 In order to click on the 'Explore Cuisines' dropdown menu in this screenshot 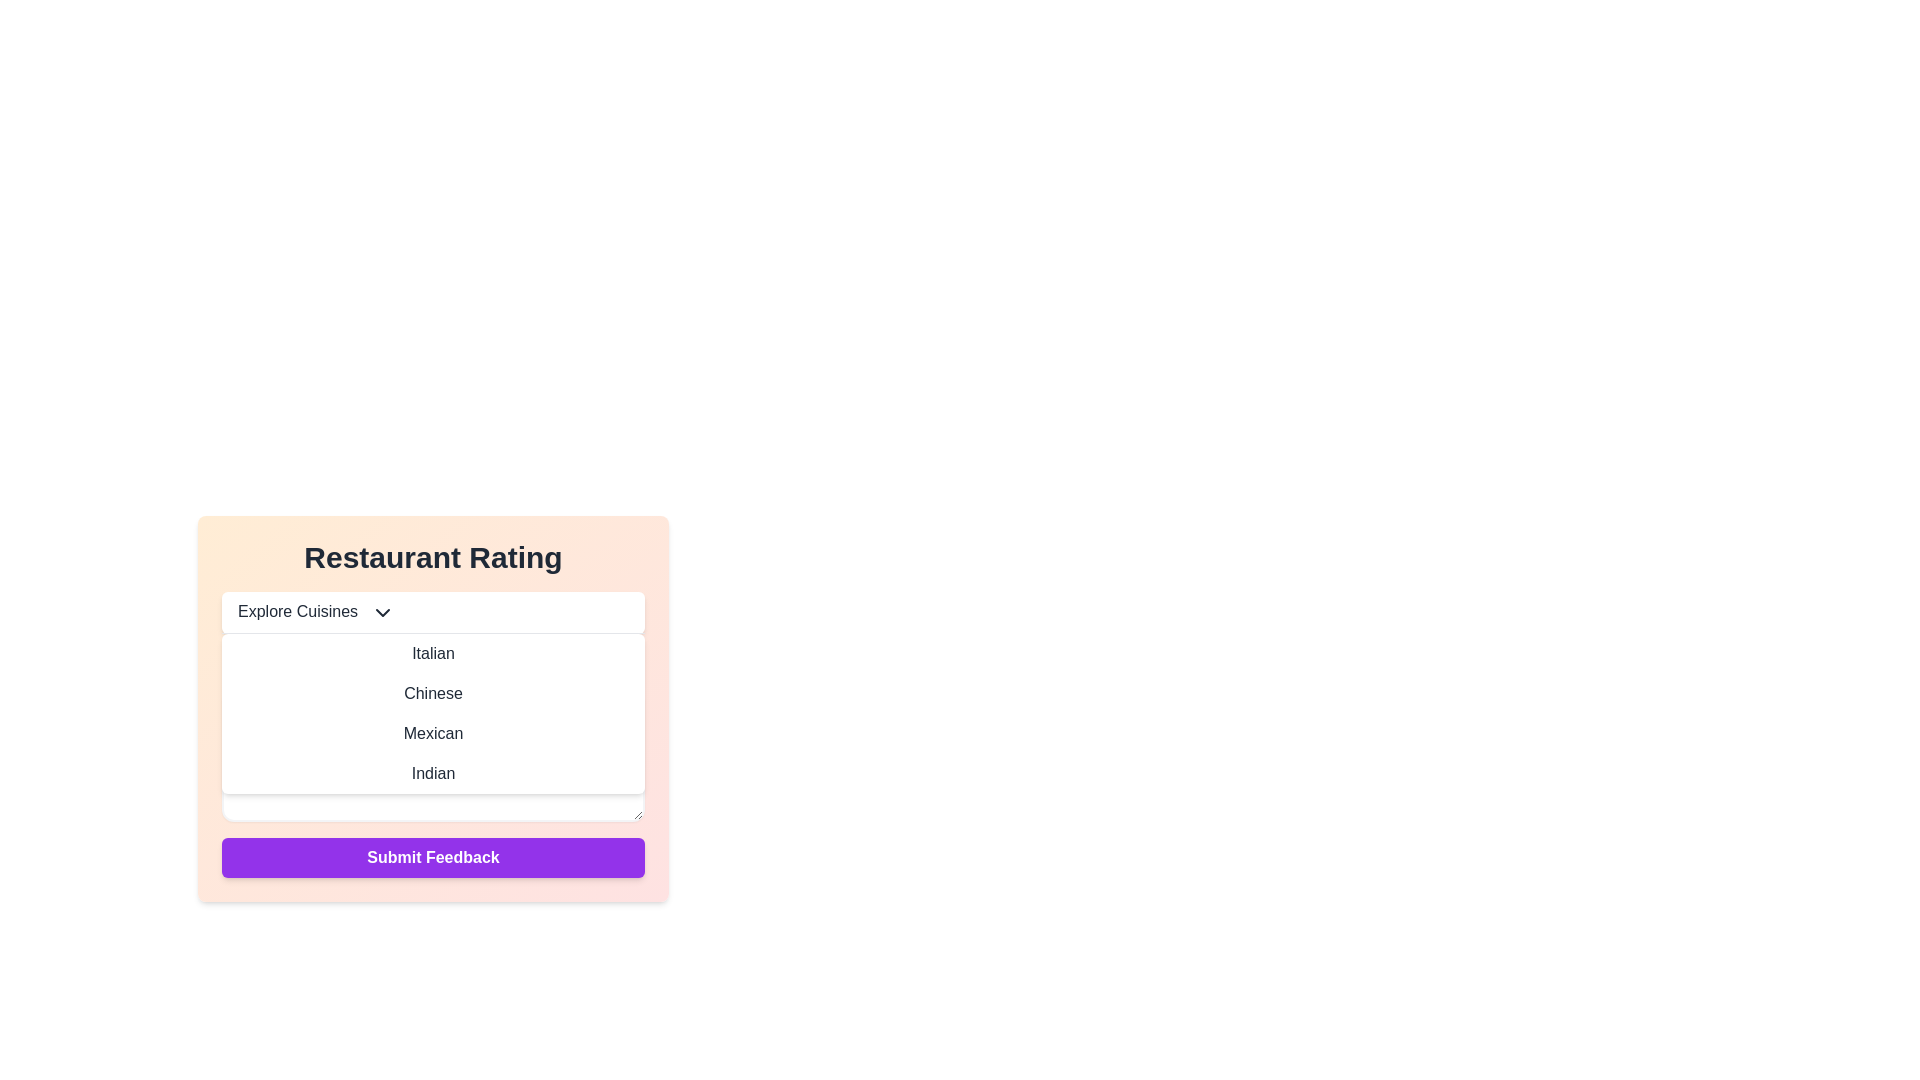, I will do `click(432, 611)`.